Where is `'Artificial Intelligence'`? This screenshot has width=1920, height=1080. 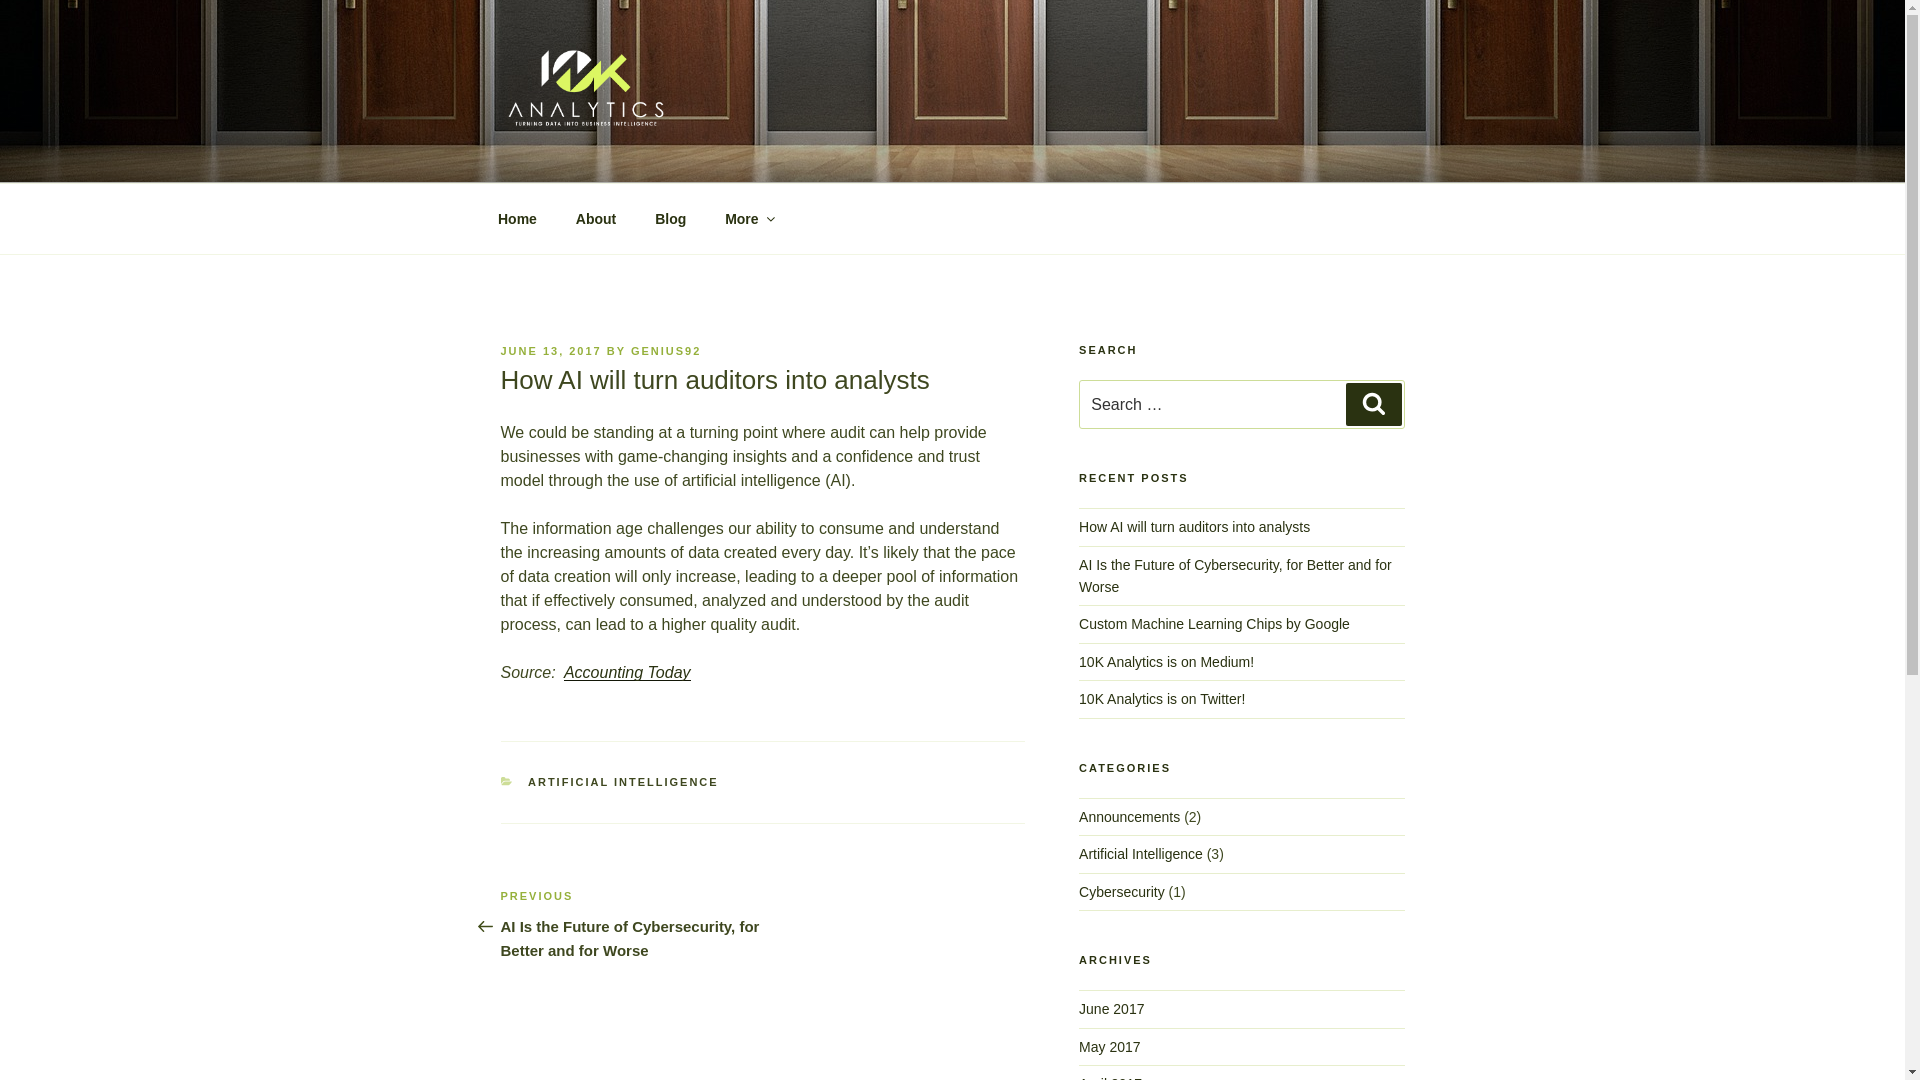 'Artificial Intelligence' is located at coordinates (1141, 853).